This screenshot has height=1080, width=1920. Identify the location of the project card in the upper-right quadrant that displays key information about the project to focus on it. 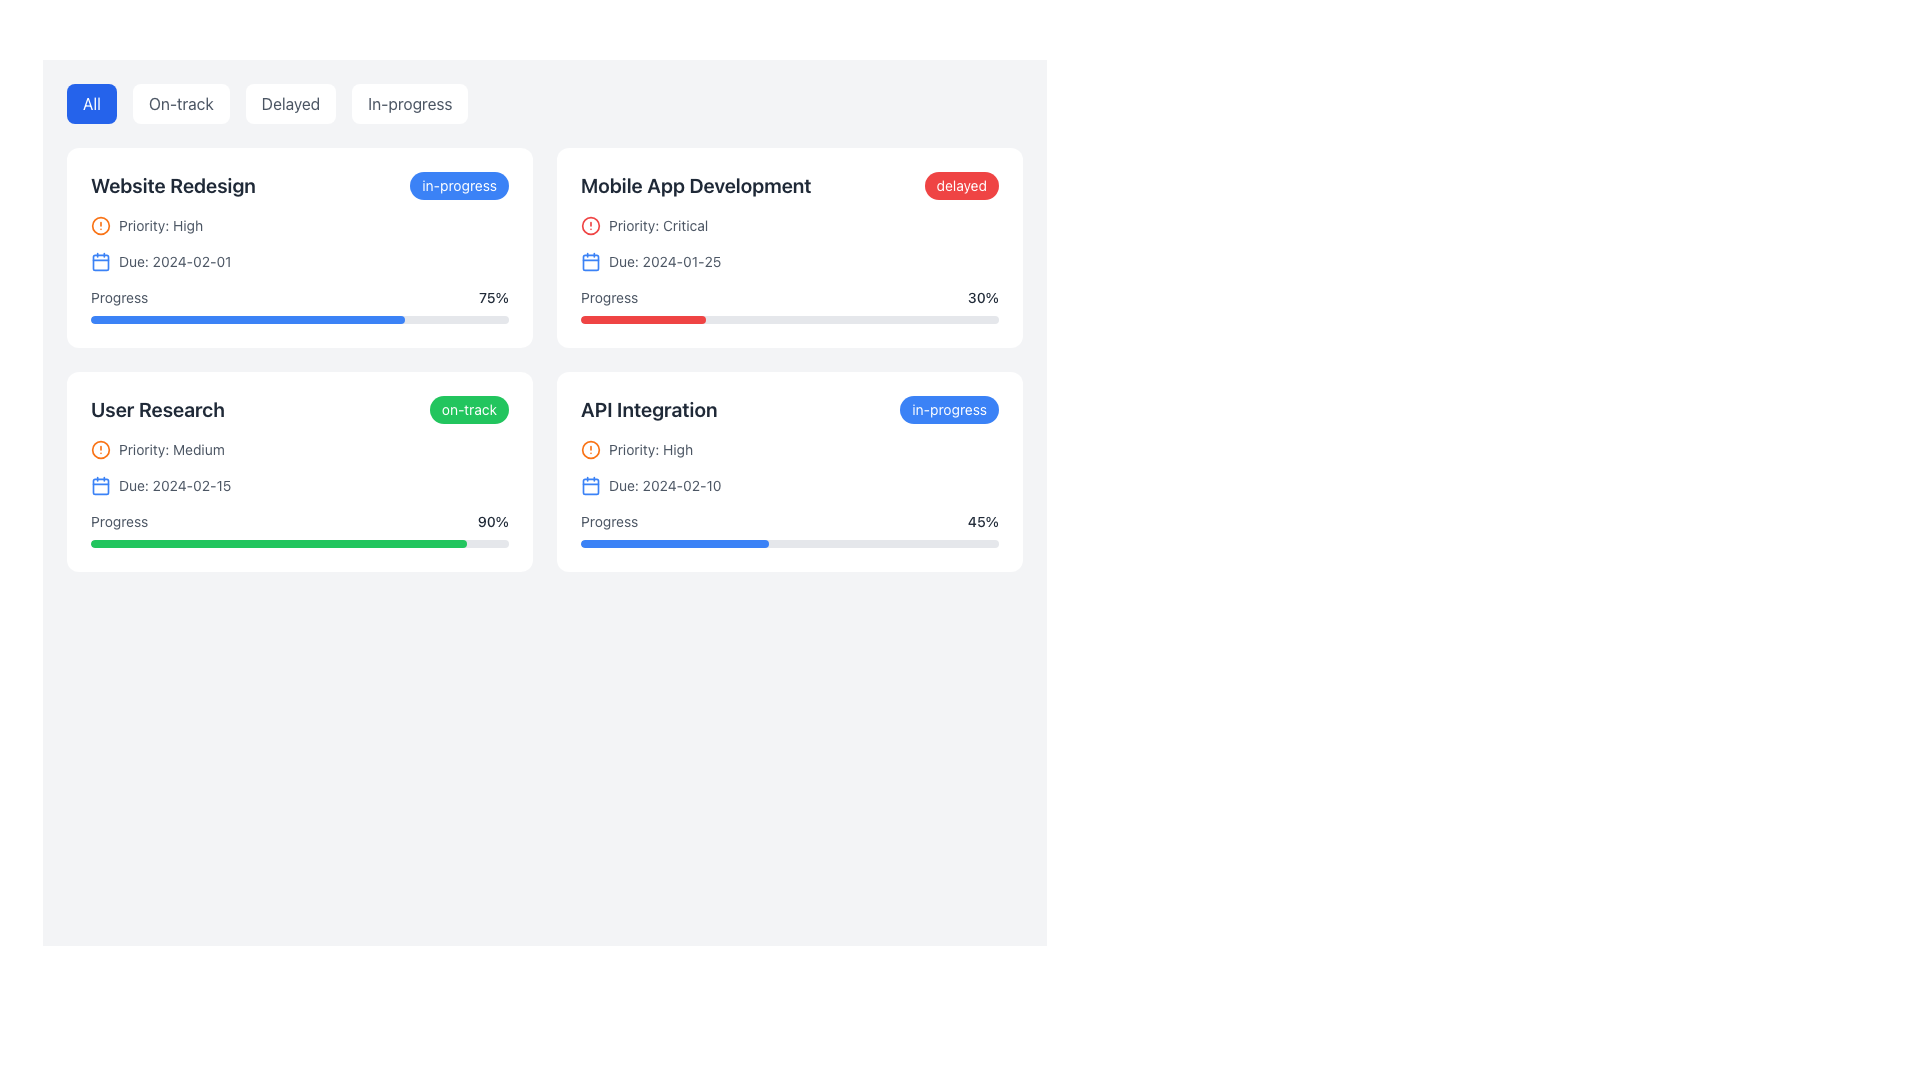
(789, 246).